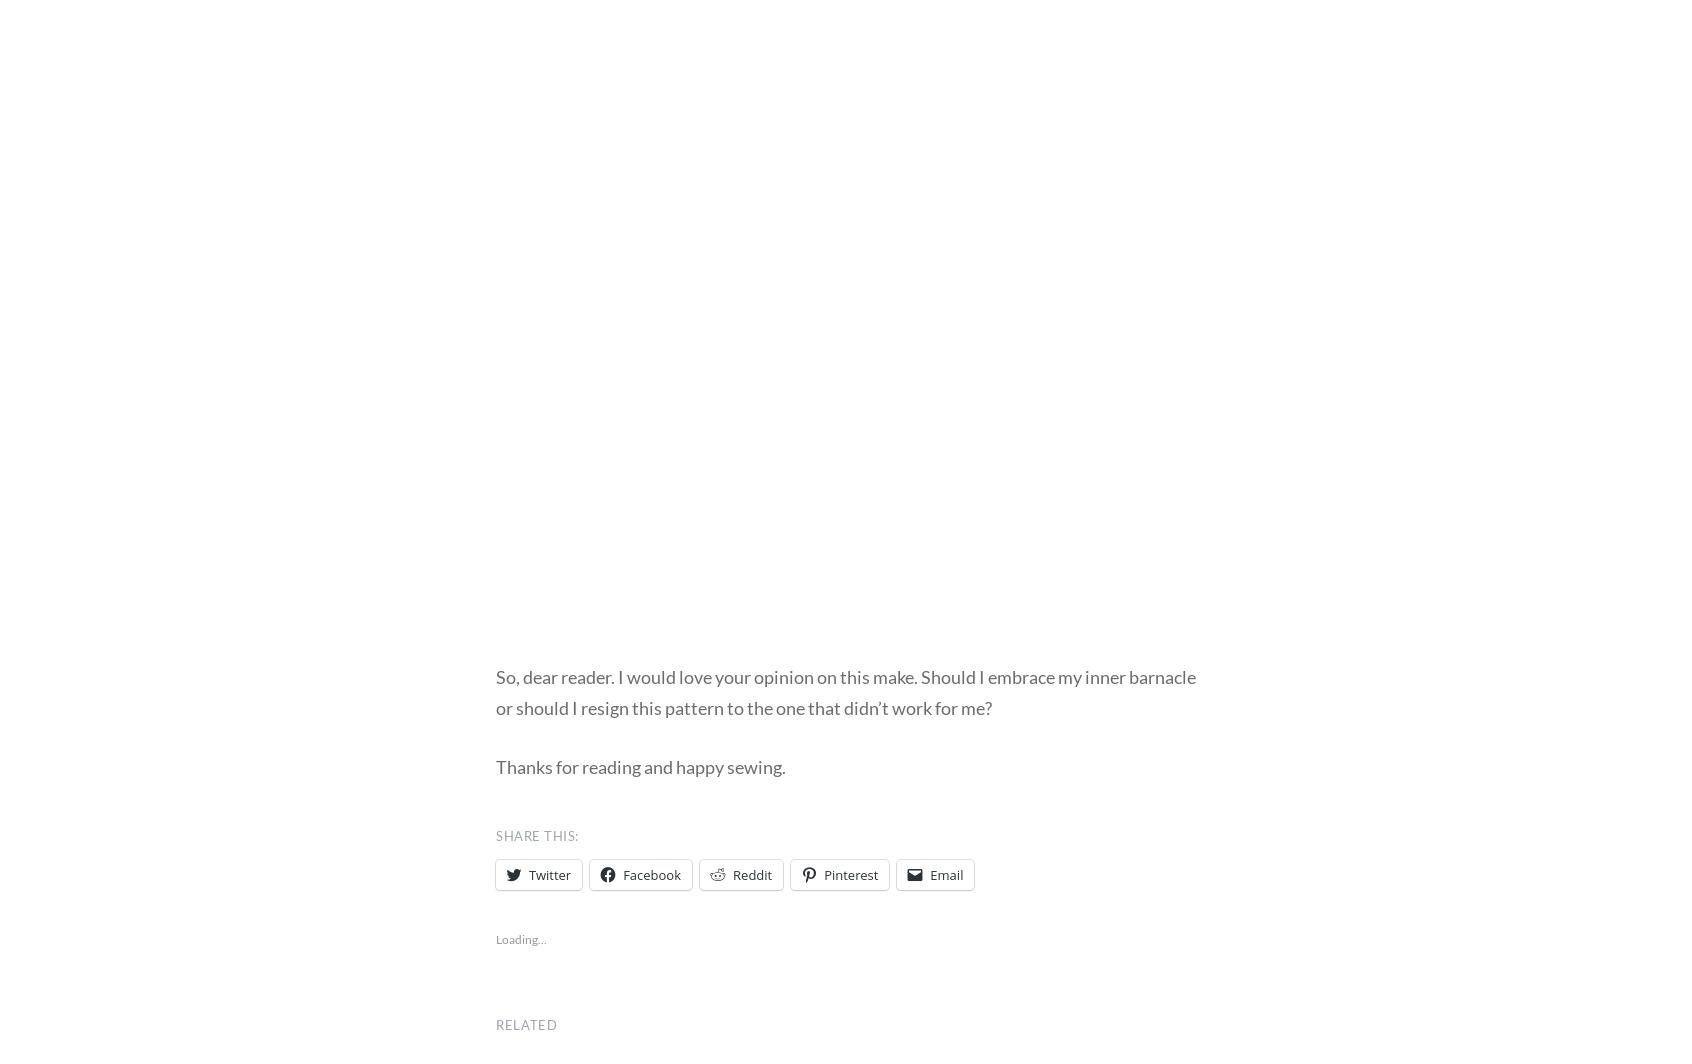  Describe the element at coordinates (751, 873) in the screenshot. I see `'Reddit'` at that location.